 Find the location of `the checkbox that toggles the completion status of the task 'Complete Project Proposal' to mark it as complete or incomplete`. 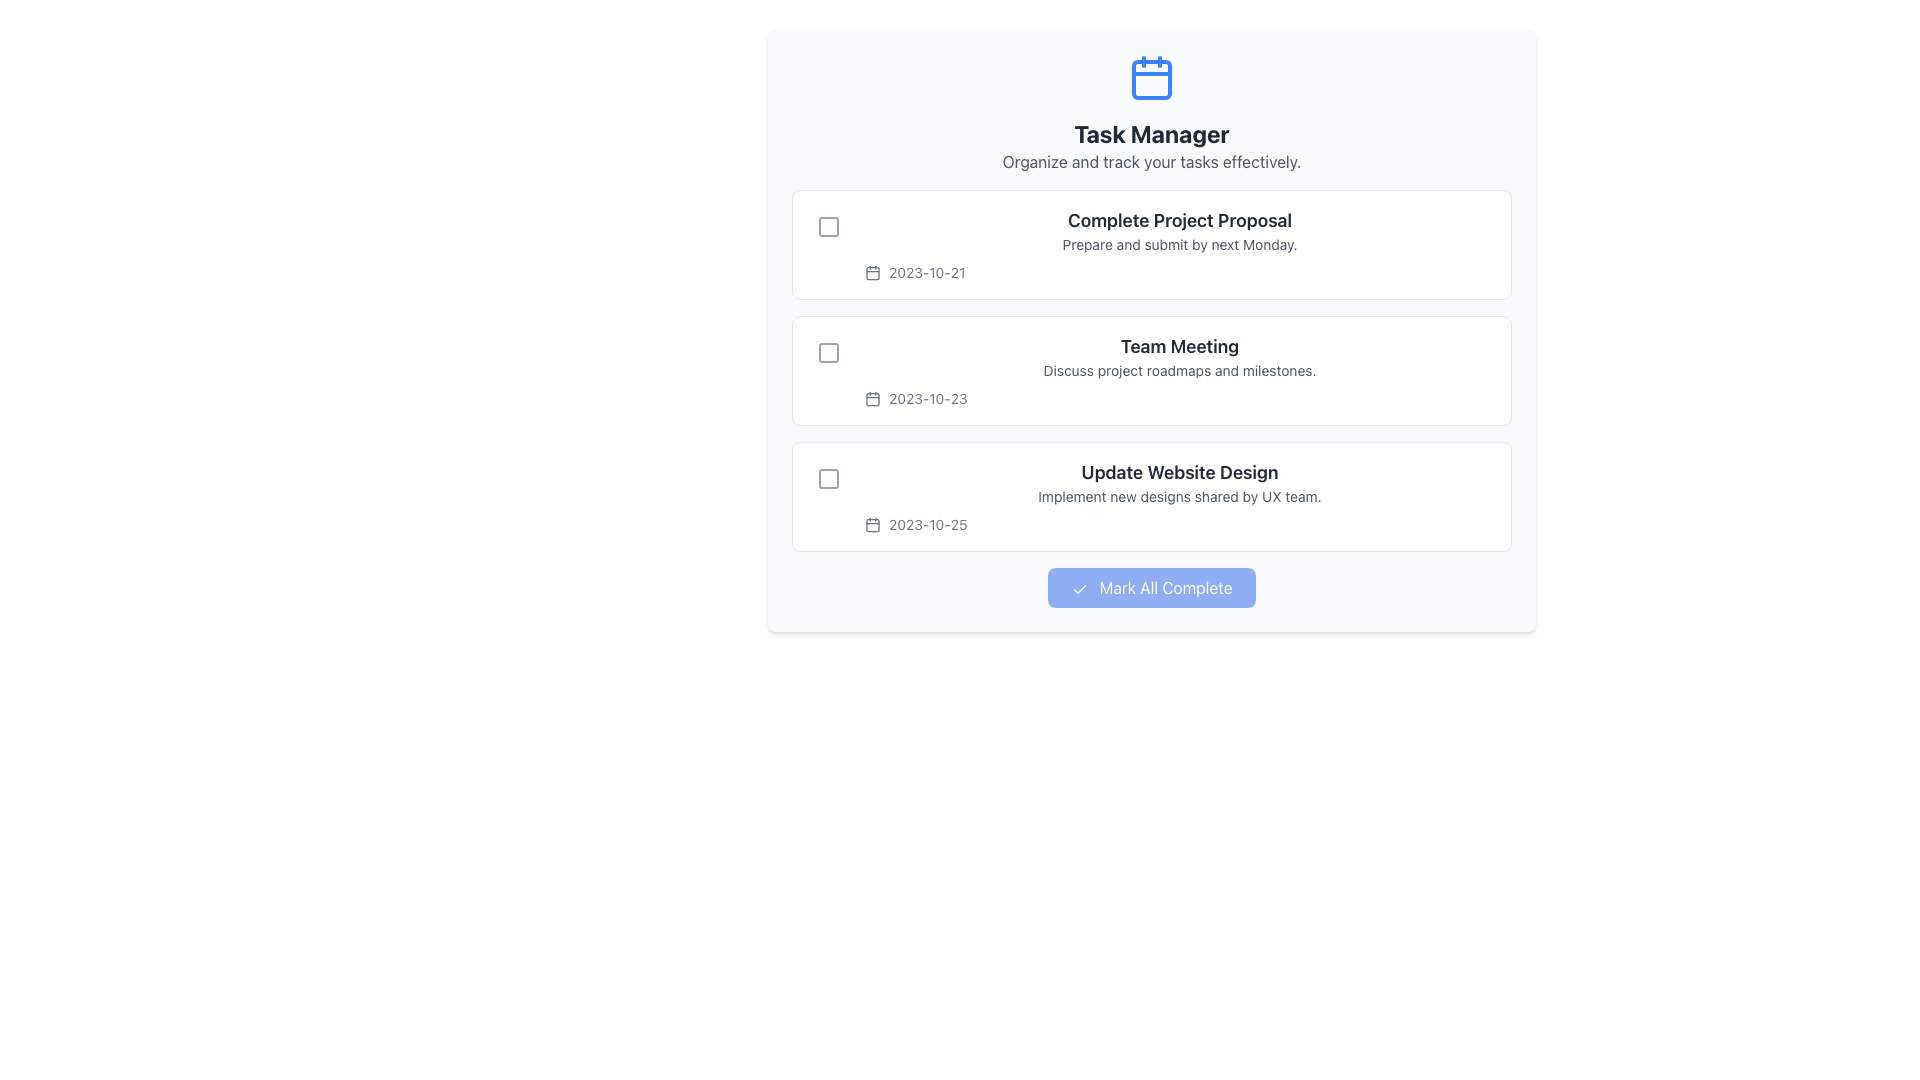

the checkbox that toggles the completion status of the task 'Complete Project Proposal' to mark it as complete or incomplete is located at coordinates (829, 226).